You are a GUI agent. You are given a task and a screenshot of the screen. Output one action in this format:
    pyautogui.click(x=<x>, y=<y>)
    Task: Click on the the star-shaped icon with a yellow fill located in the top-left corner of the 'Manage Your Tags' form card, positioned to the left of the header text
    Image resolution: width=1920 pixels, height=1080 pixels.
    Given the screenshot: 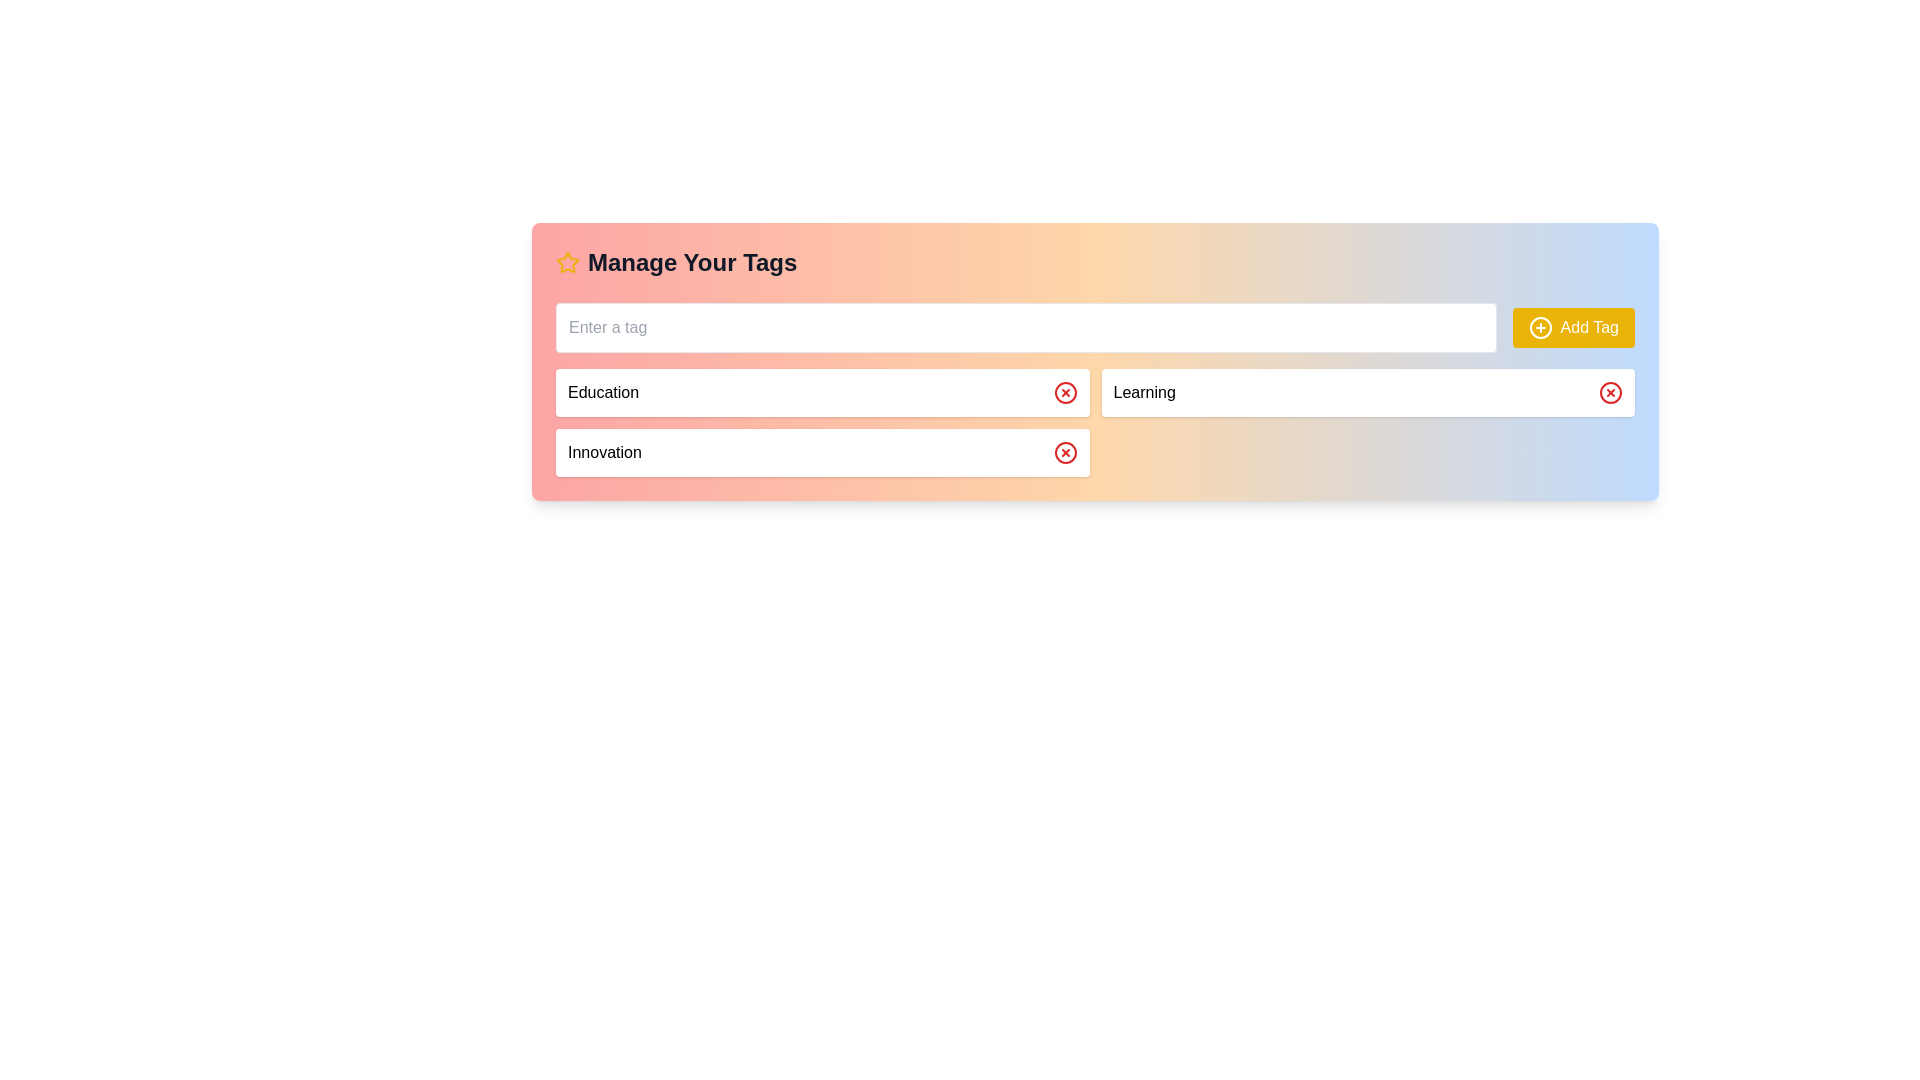 What is the action you would take?
    pyautogui.click(x=566, y=261)
    